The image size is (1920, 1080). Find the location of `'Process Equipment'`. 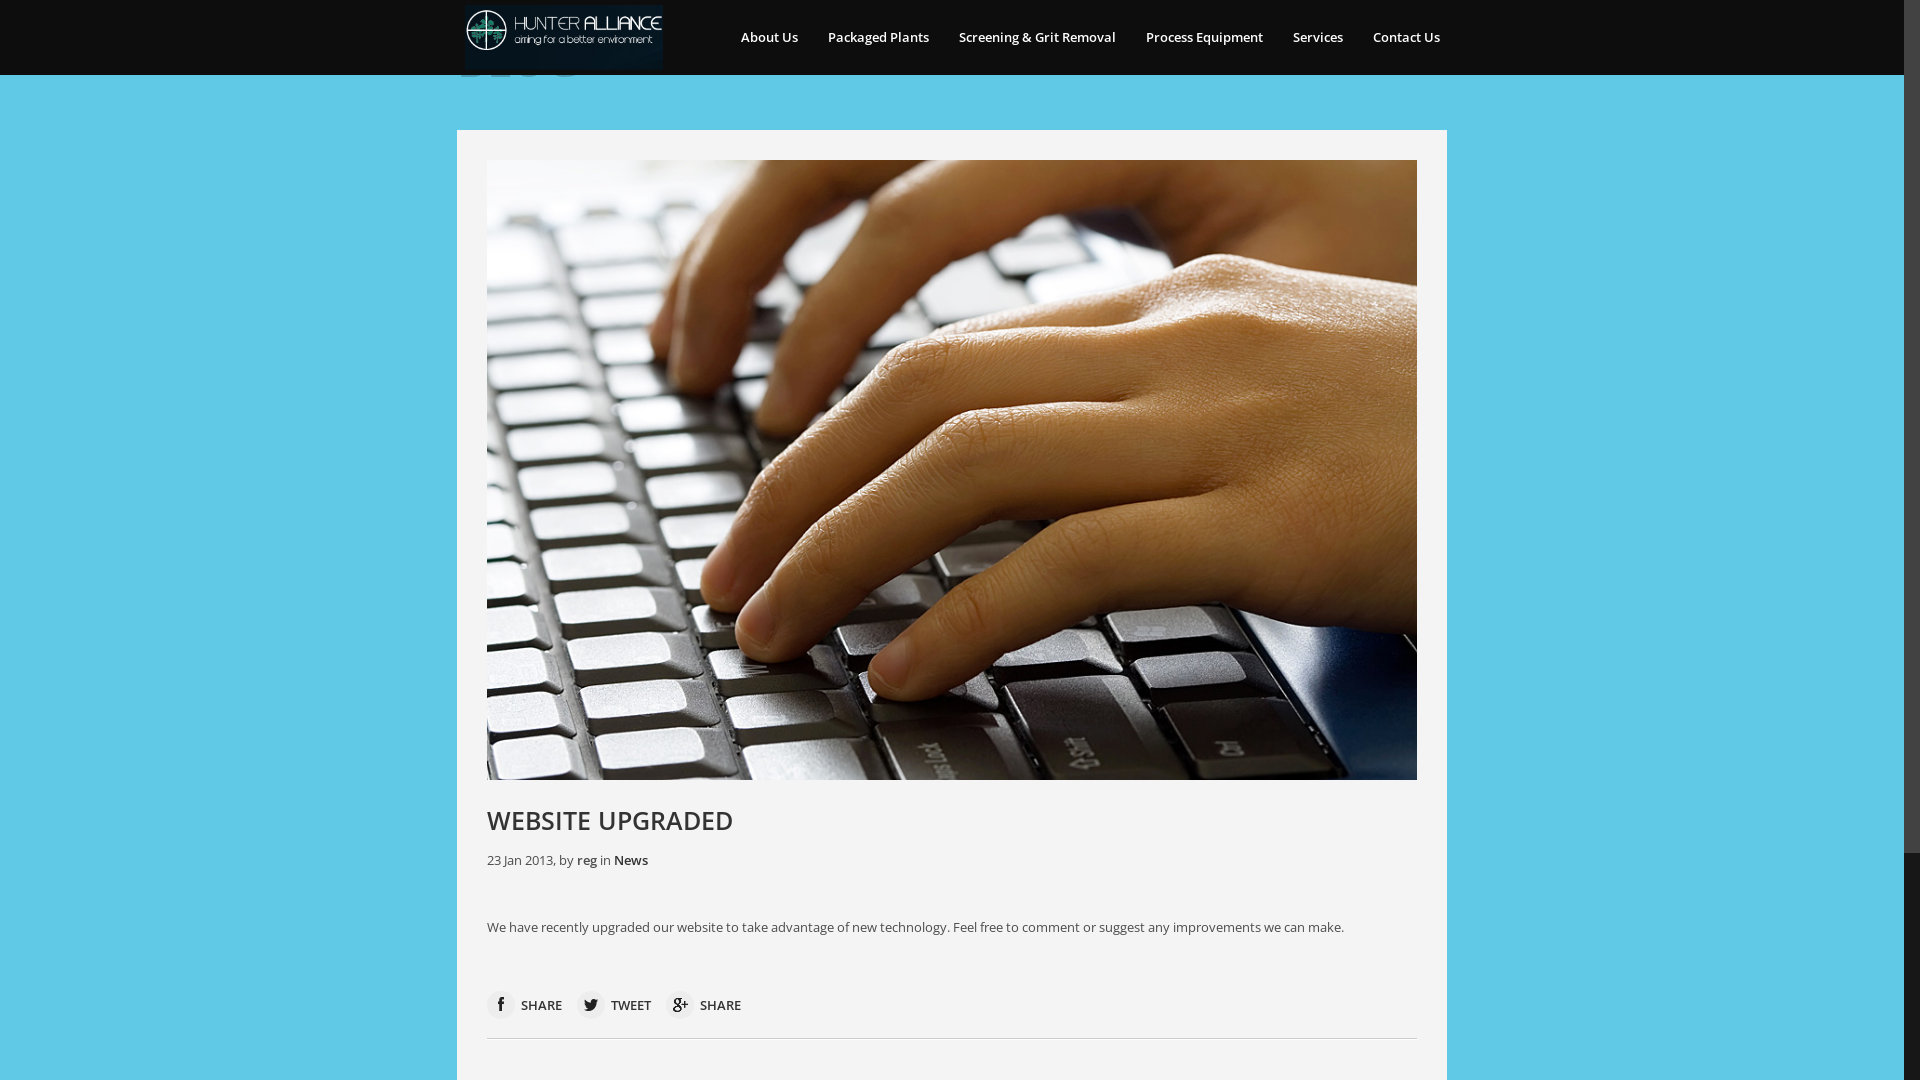

'Process Equipment' is located at coordinates (1203, 37).